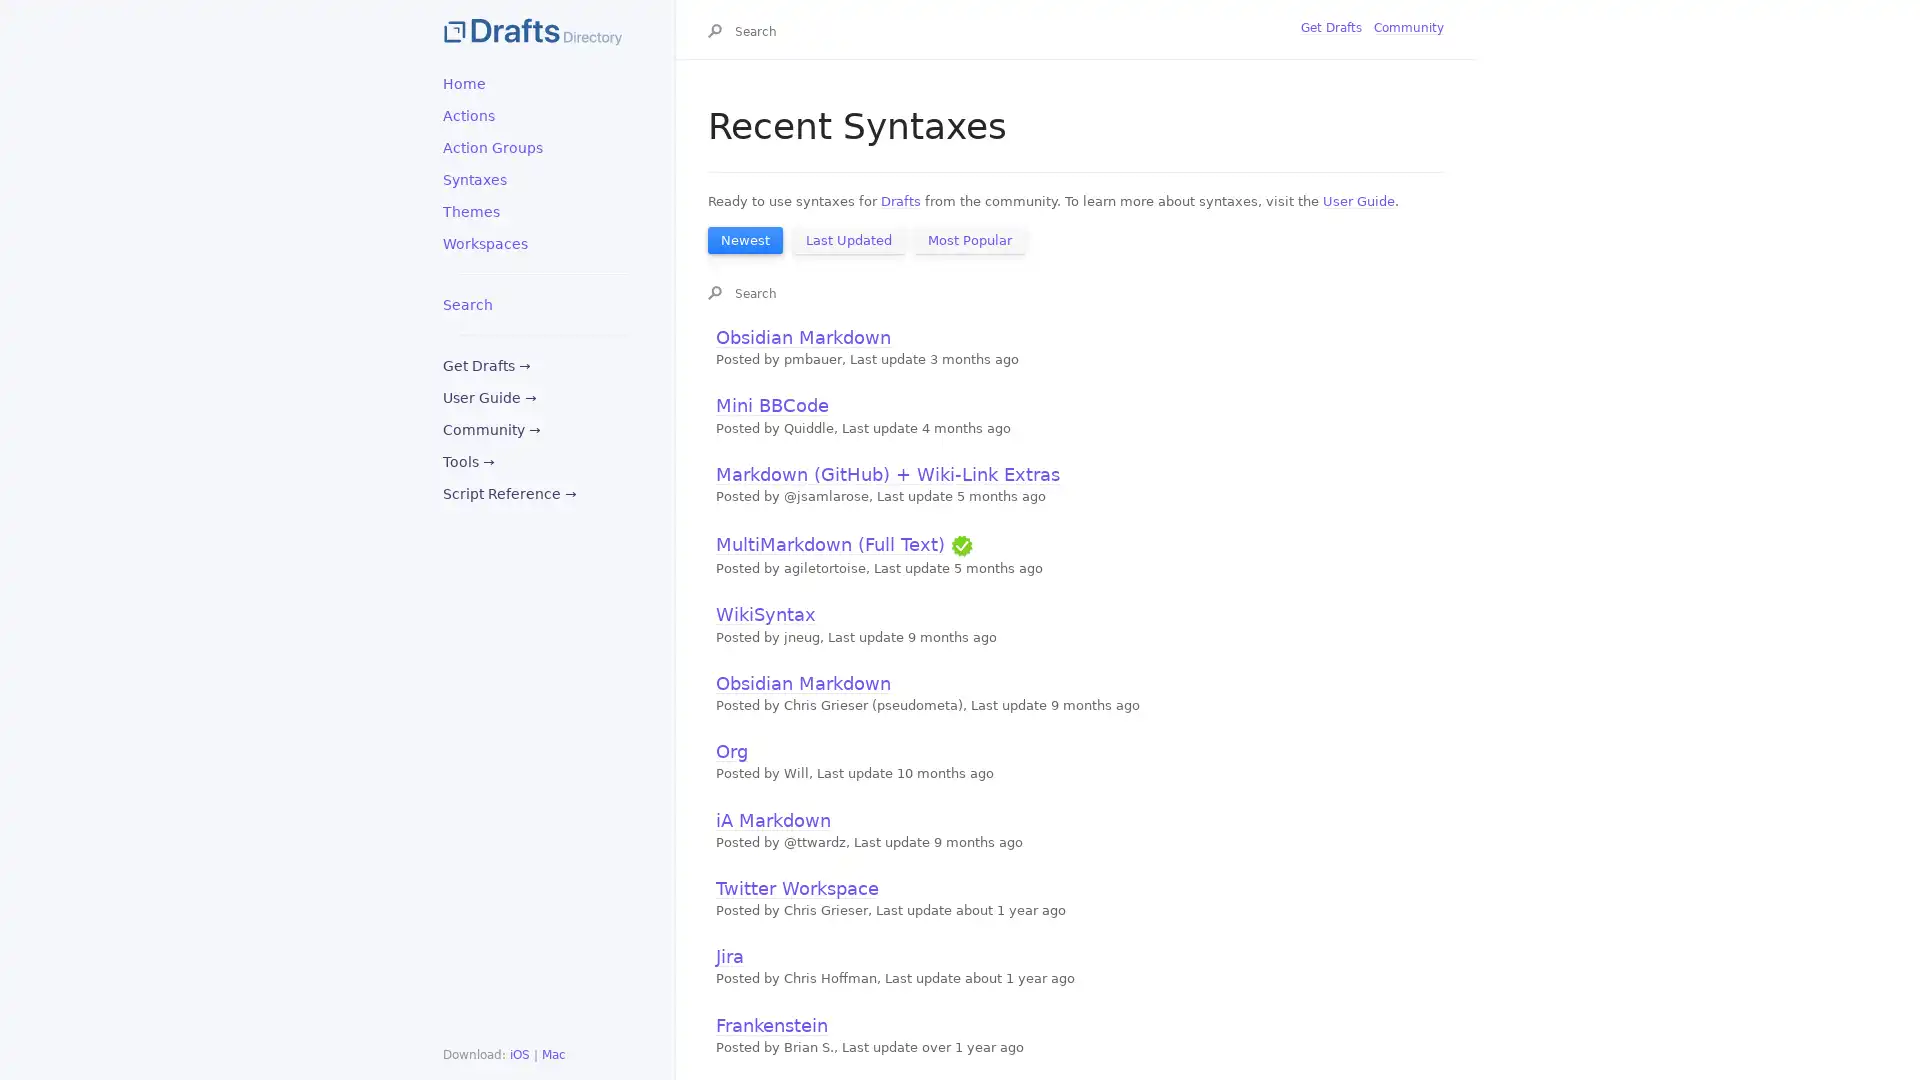 The image size is (1920, 1080). What do you see at coordinates (719, 293) in the screenshot?
I see `Search` at bounding box center [719, 293].